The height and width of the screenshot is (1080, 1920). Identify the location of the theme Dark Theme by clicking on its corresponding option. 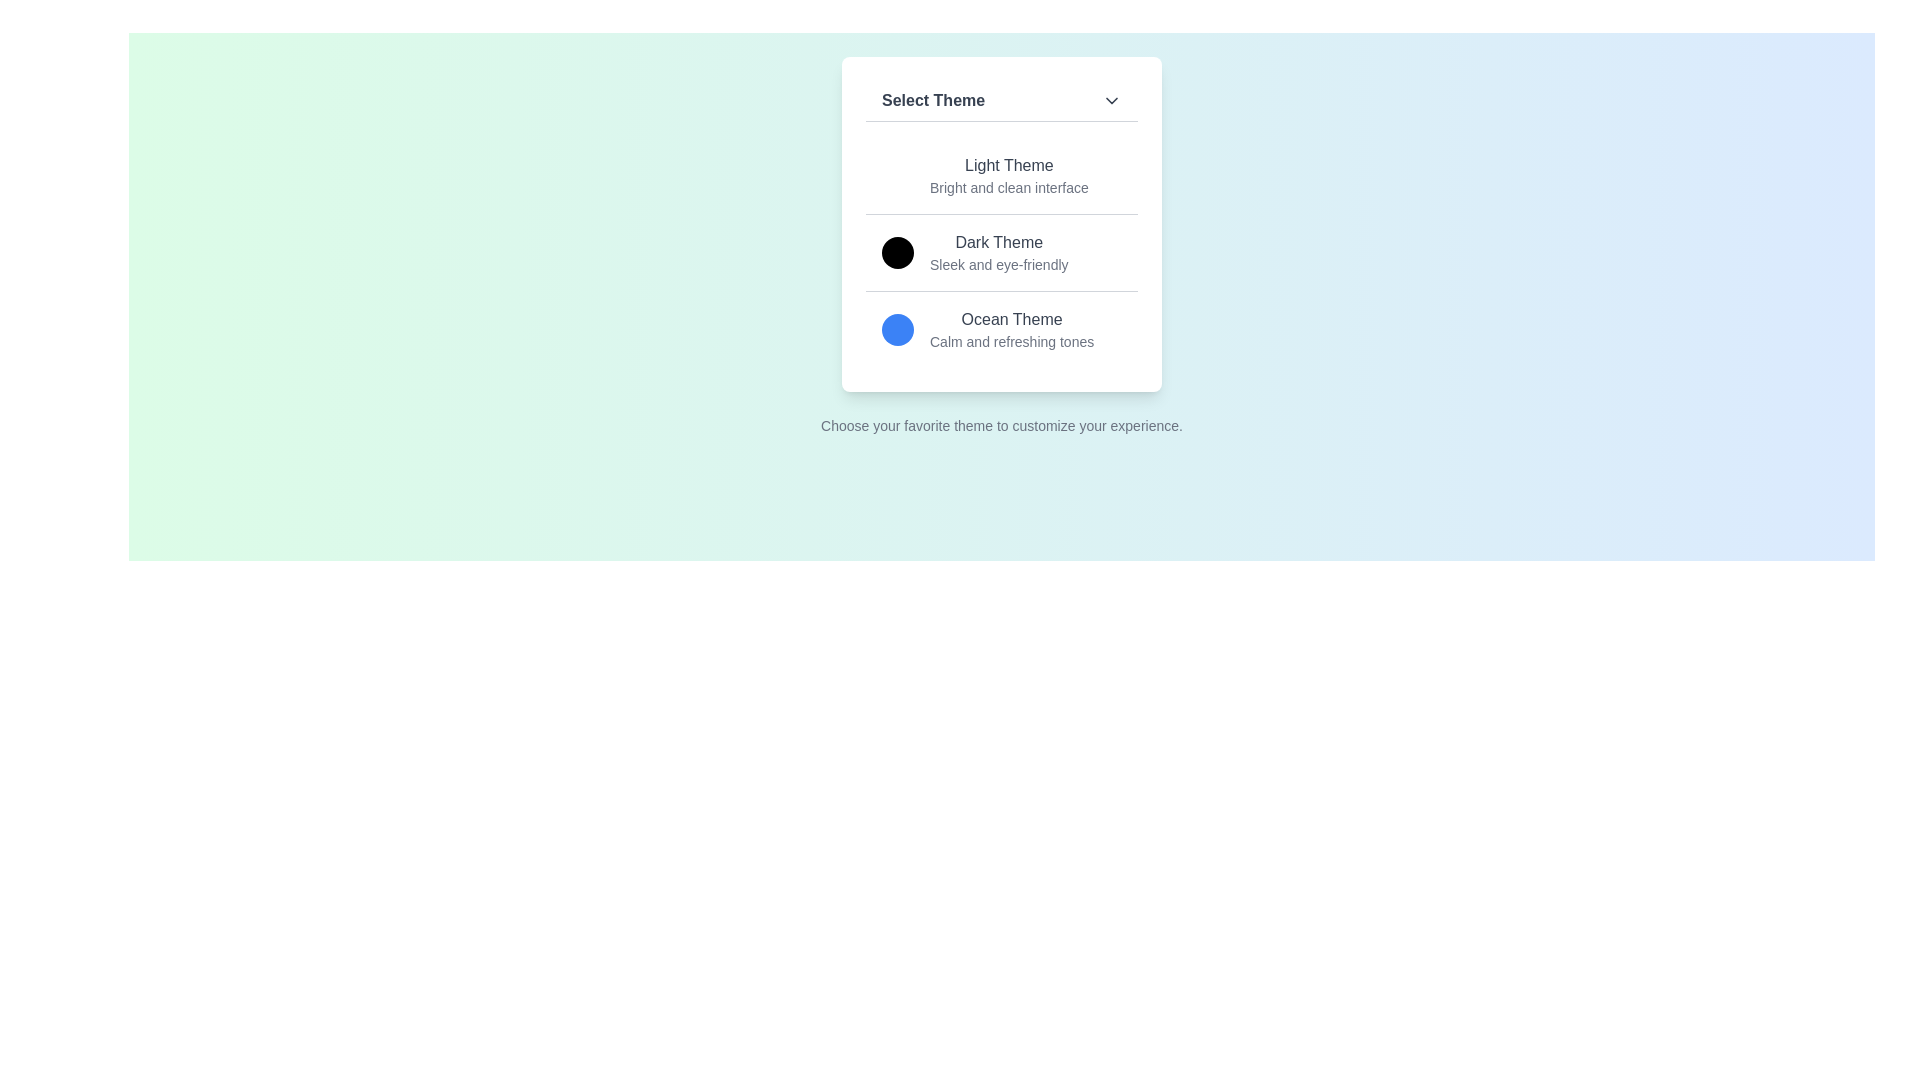
(1002, 251).